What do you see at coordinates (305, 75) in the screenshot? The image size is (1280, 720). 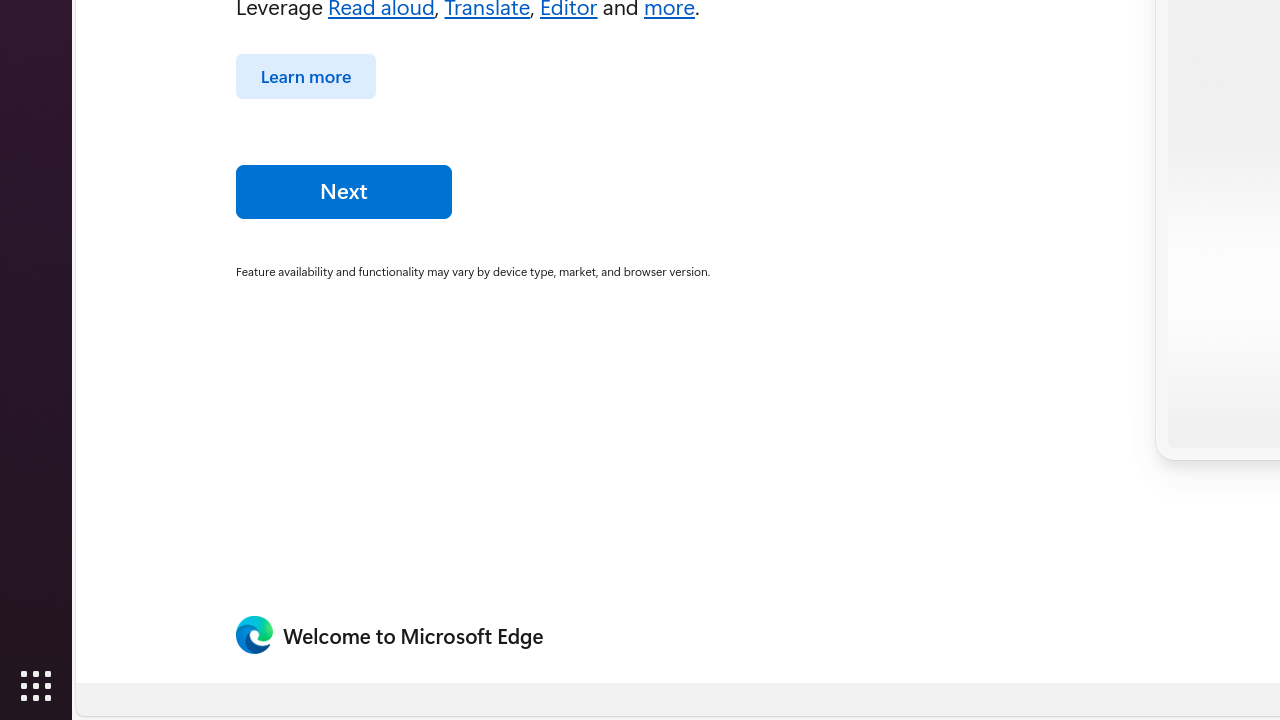 I see `'Learn more'` at bounding box center [305, 75].